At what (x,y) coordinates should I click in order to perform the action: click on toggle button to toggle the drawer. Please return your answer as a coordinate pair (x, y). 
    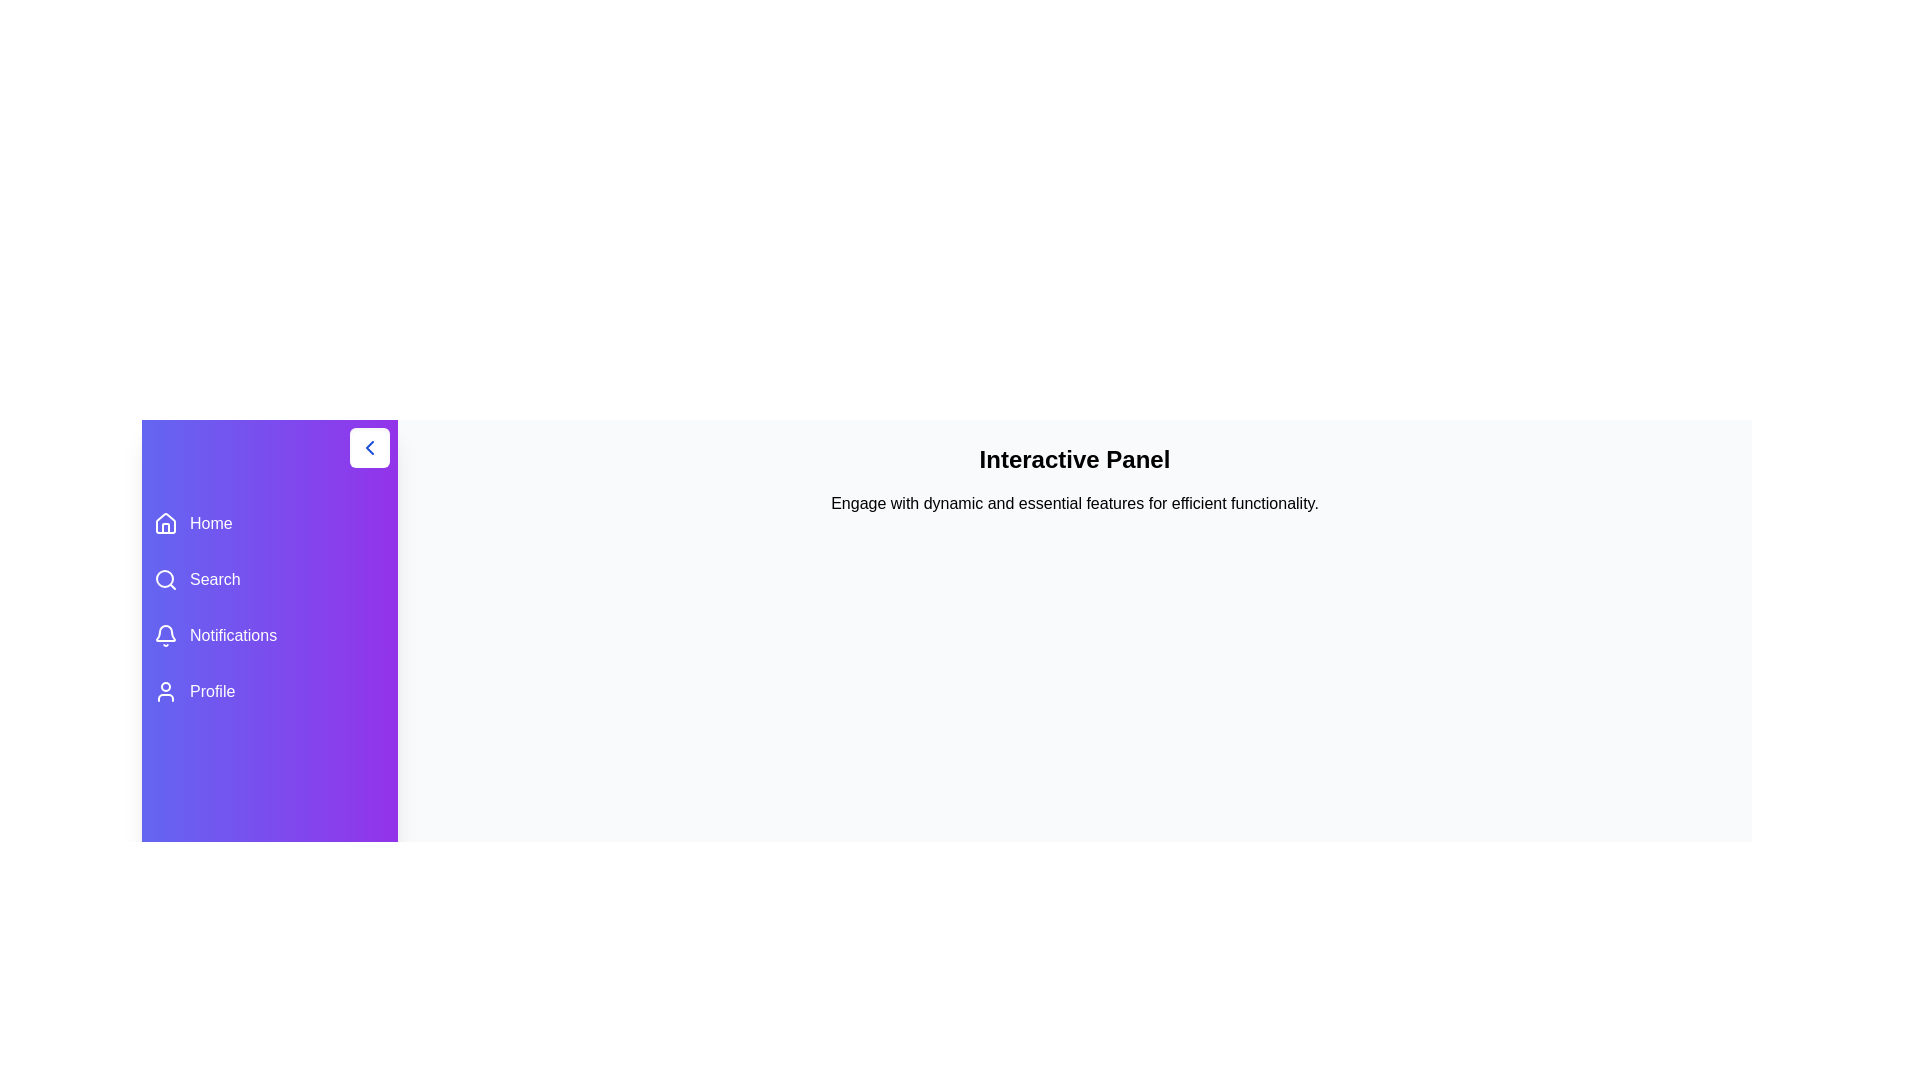
    Looking at the image, I should click on (369, 446).